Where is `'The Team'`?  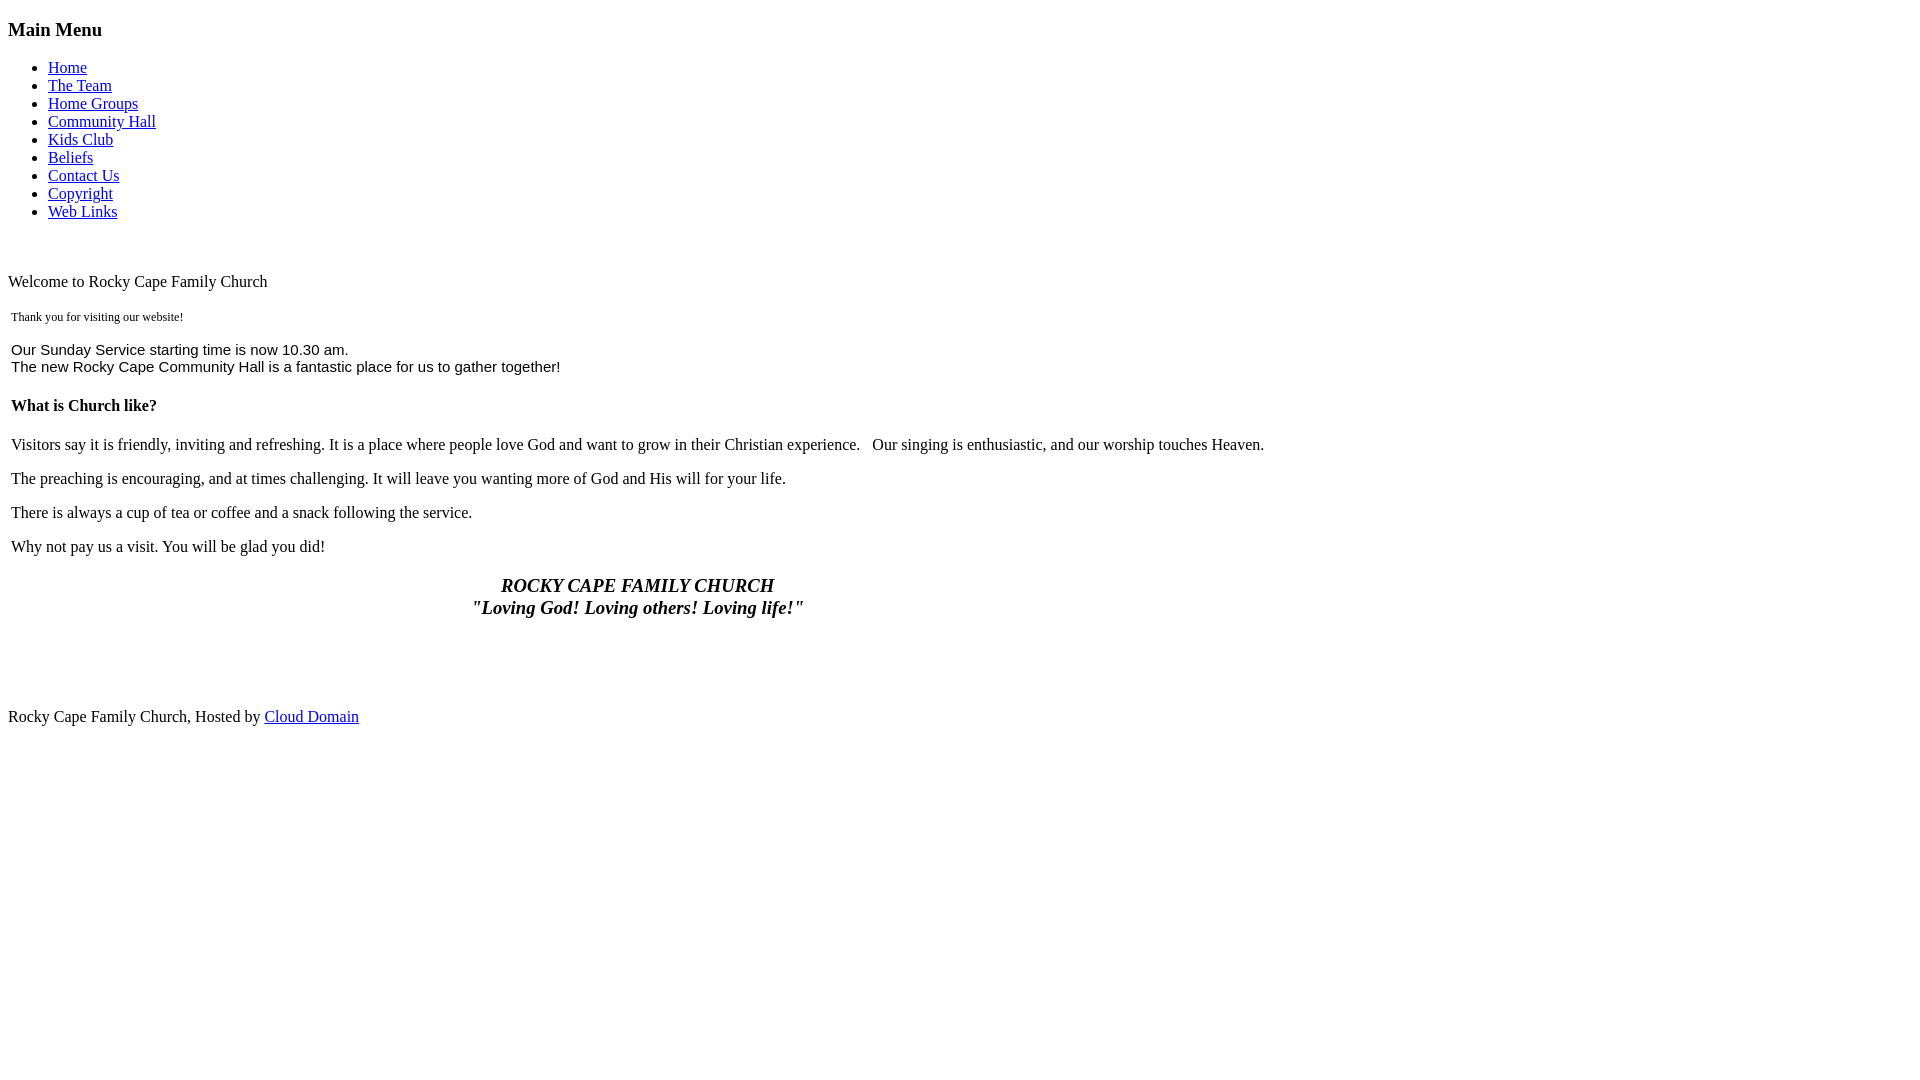 'The Team' is located at coordinates (80, 84).